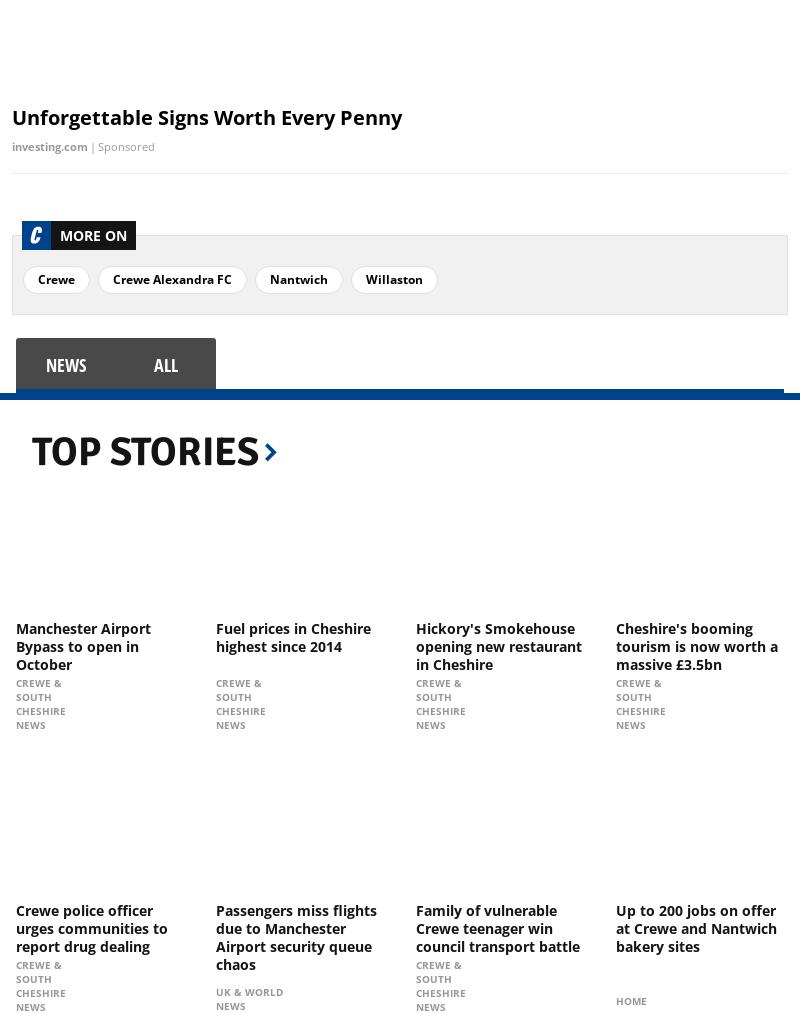 This screenshot has width=800, height=1035. What do you see at coordinates (92, 926) in the screenshot?
I see `'Crewe police officer urges communities to report drug dealing'` at bounding box center [92, 926].